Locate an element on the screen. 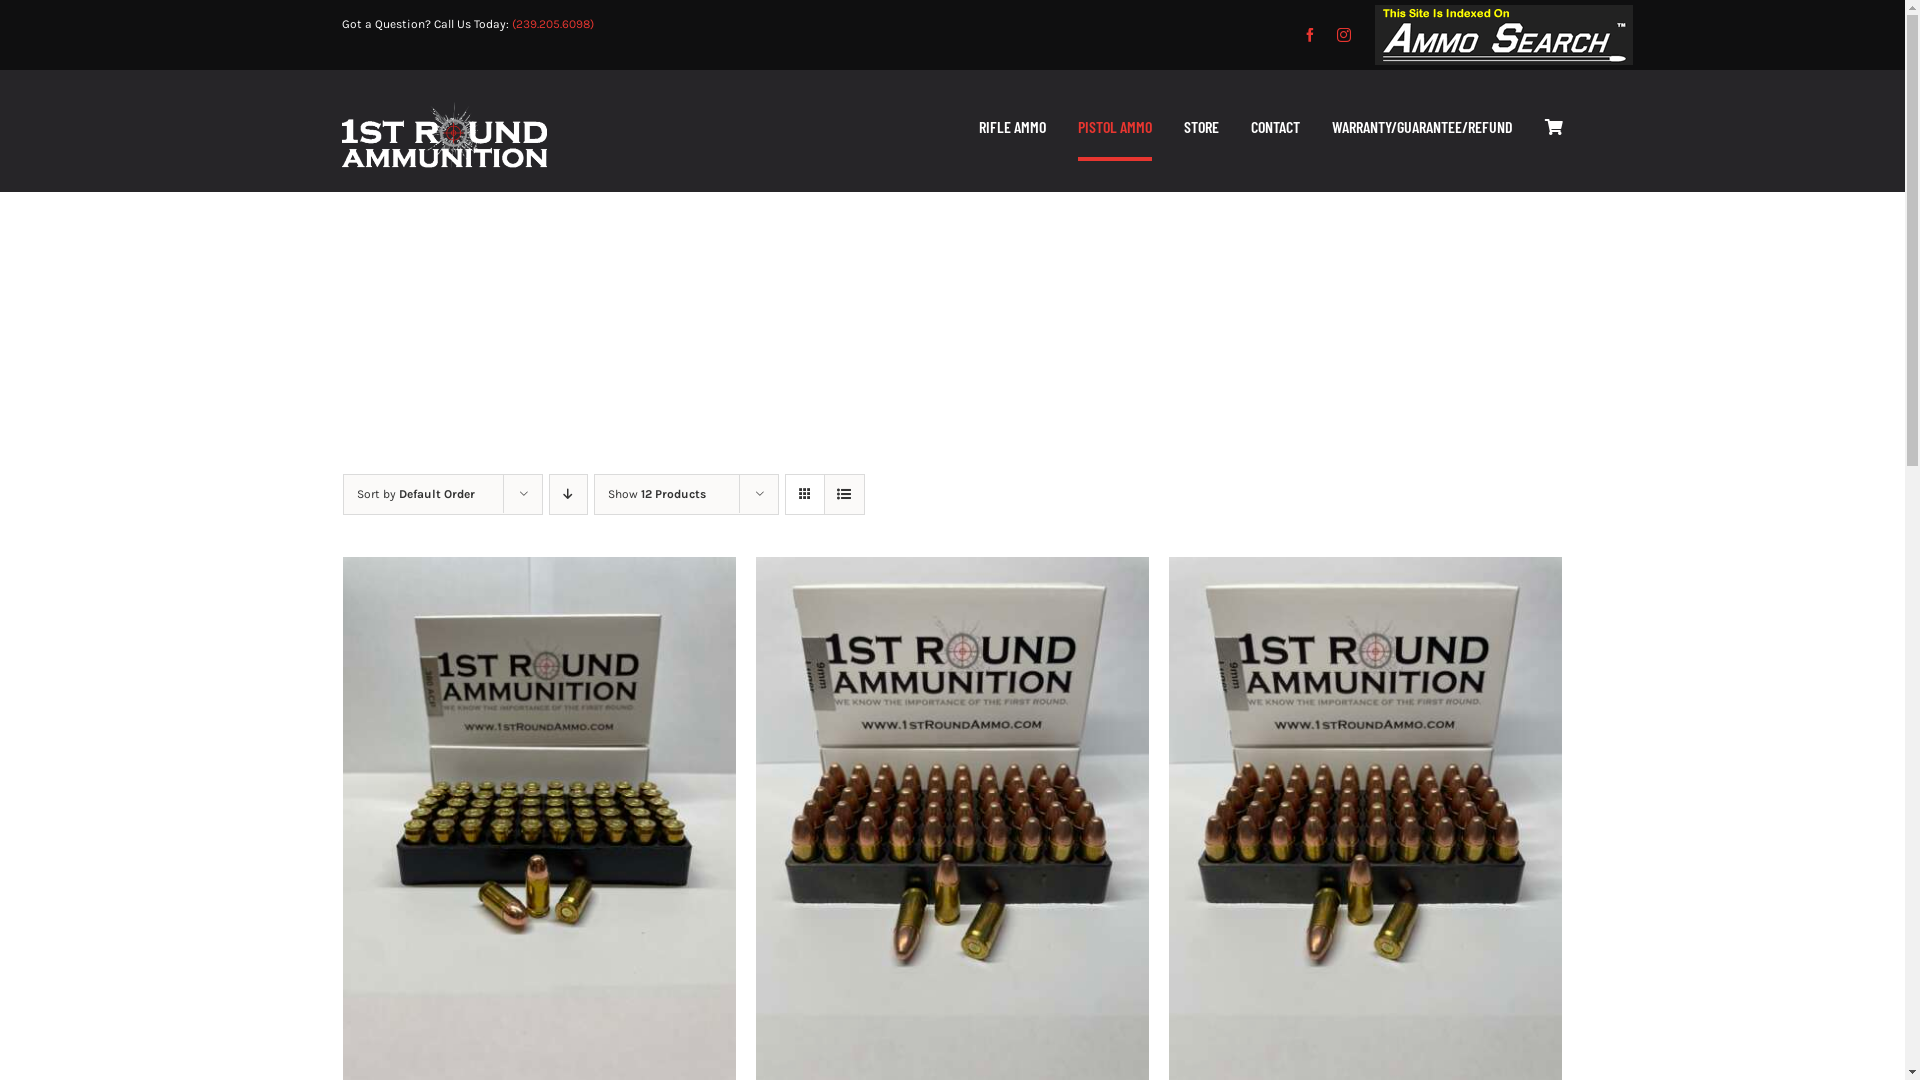 The image size is (1920, 1080). 'RIFLE AMMO' is located at coordinates (1012, 128).